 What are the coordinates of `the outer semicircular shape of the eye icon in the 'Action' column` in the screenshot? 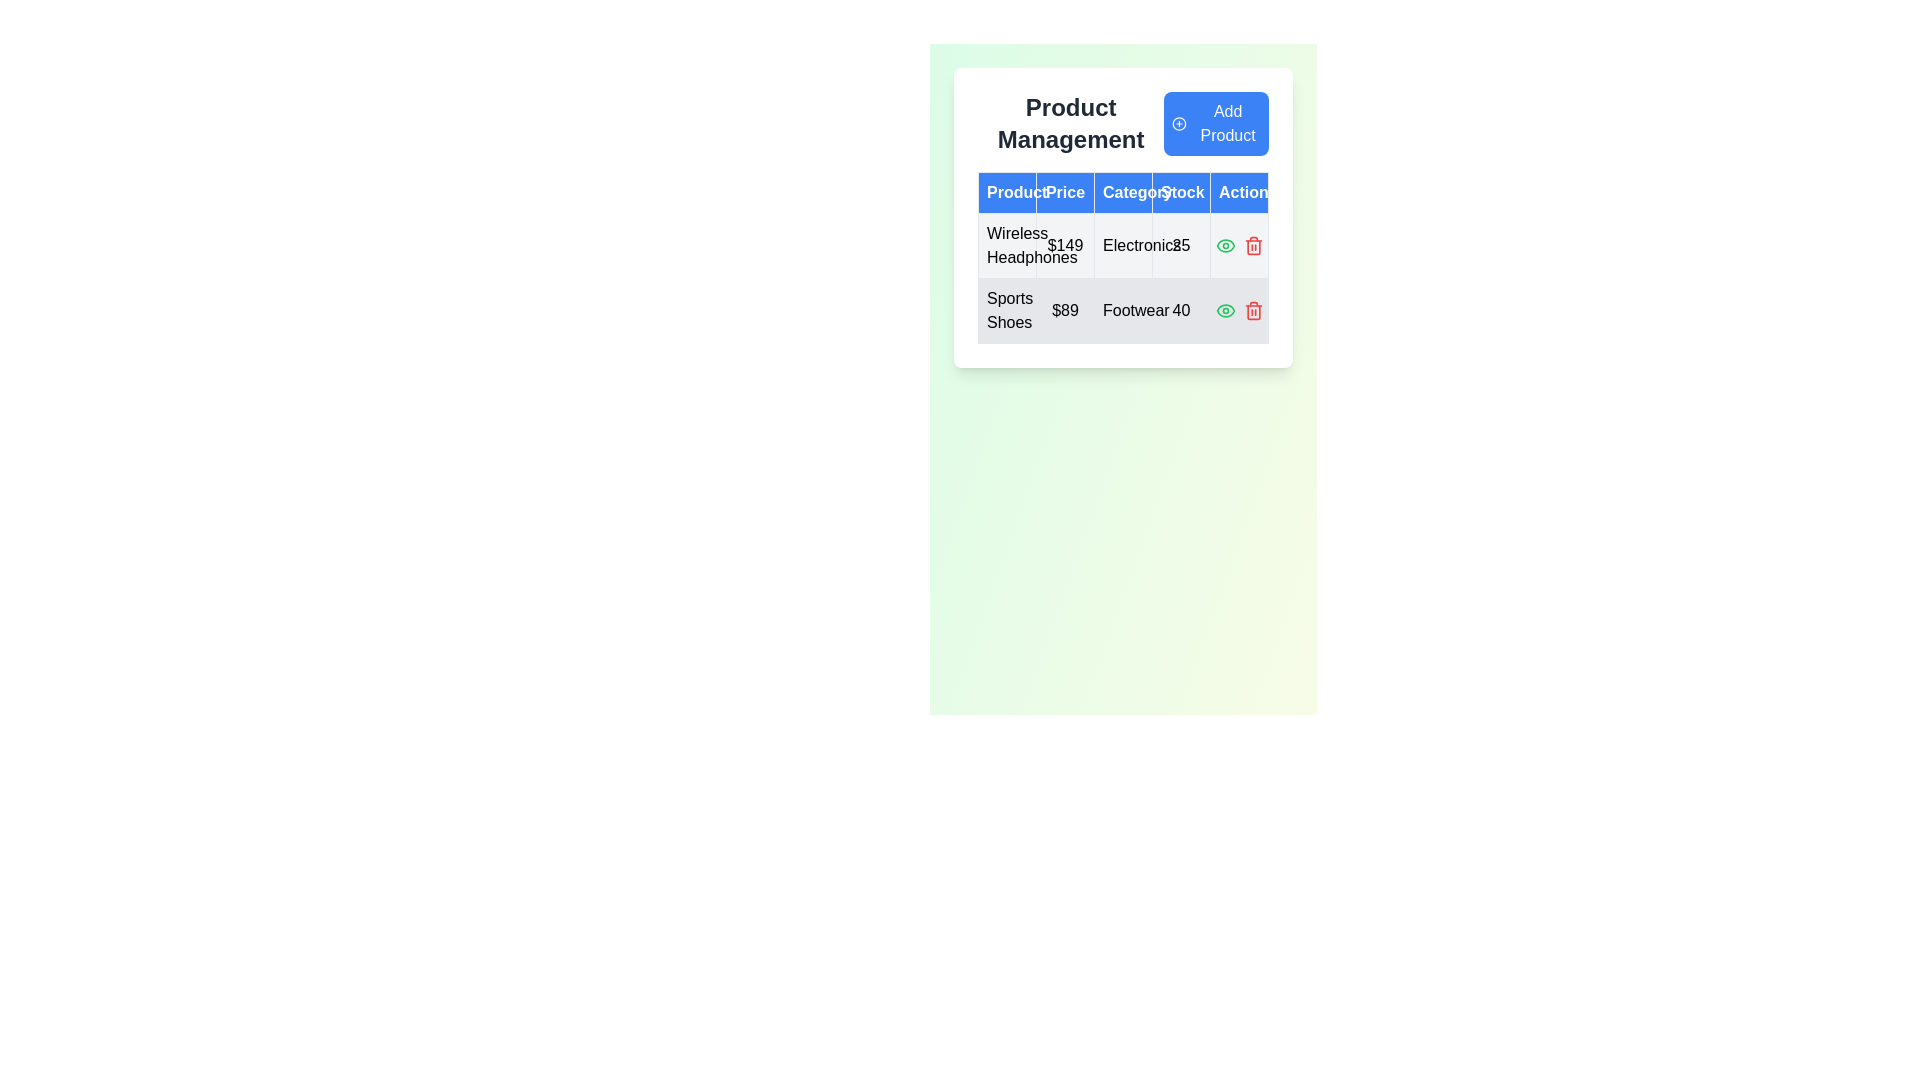 It's located at (1224, 245).